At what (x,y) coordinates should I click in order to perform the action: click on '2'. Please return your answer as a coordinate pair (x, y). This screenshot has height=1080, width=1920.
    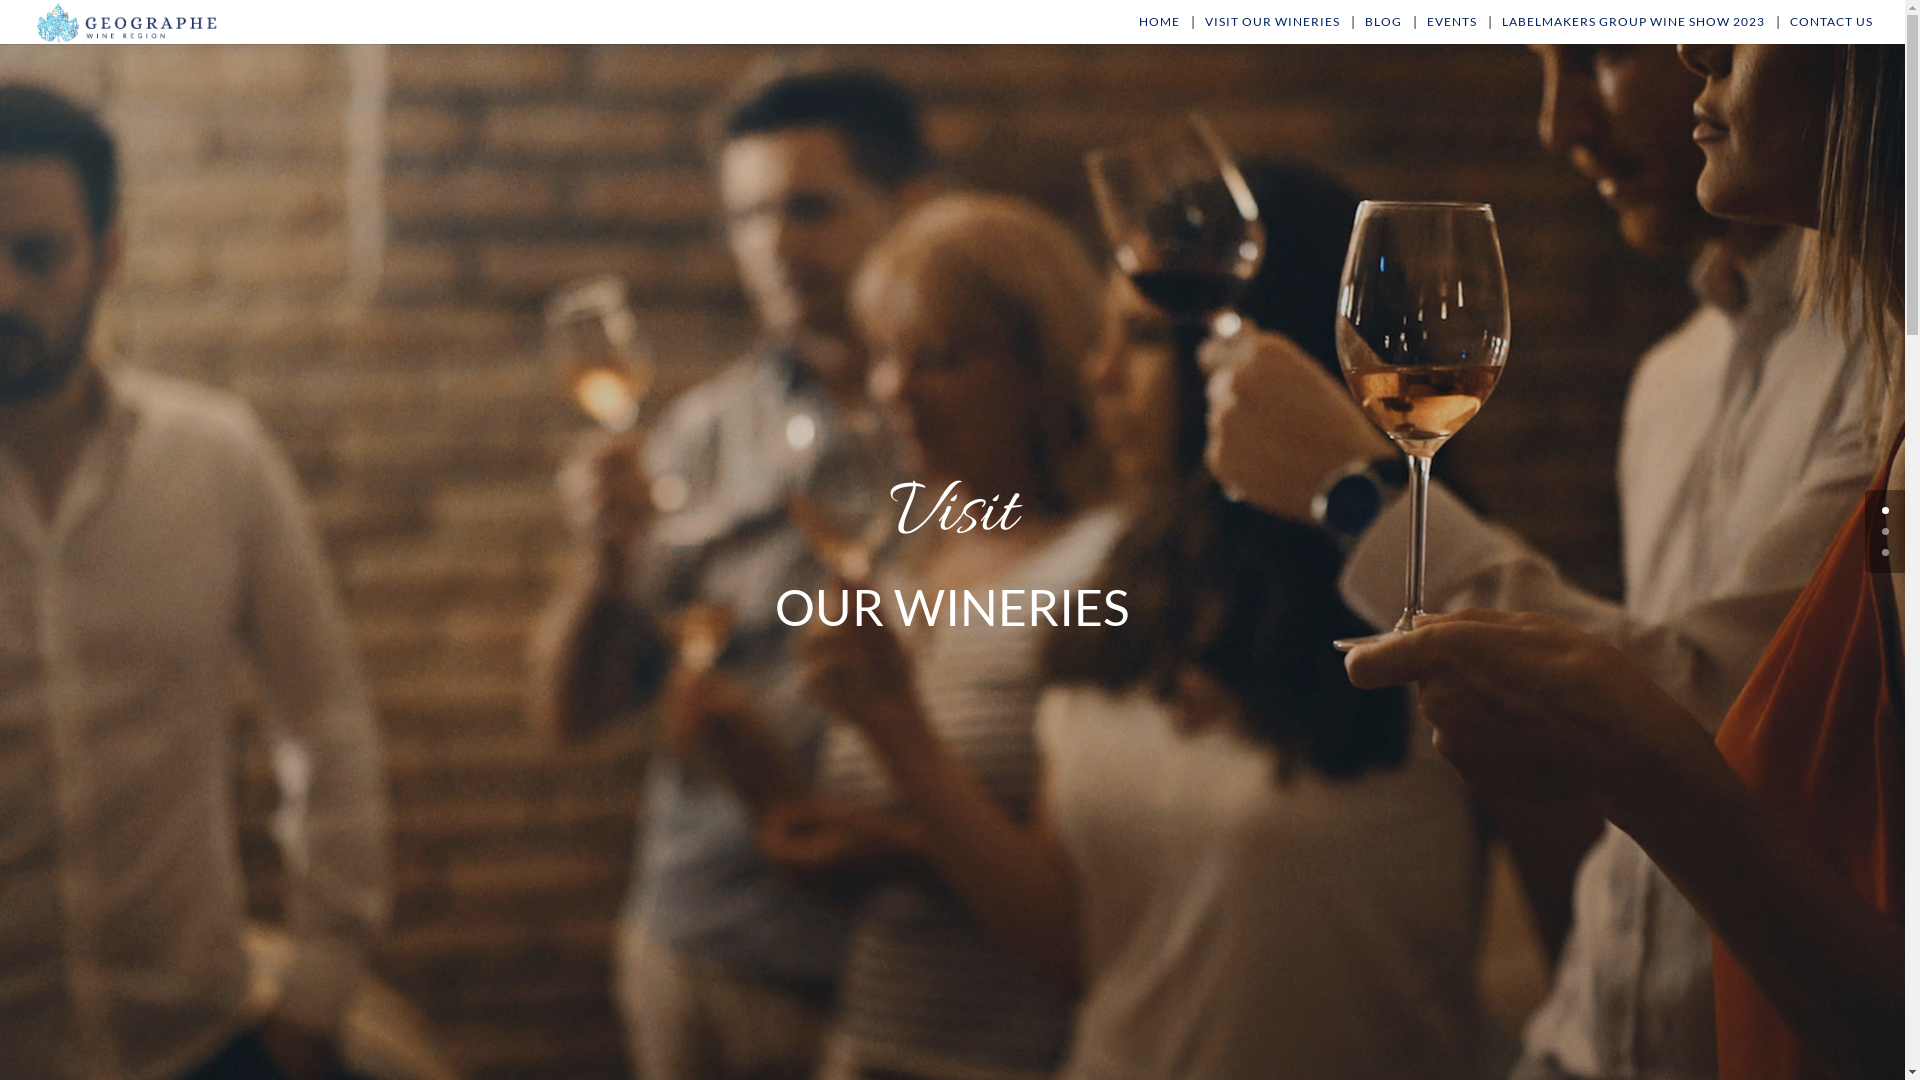
    Looking at the image, I should click on (1884, 552).